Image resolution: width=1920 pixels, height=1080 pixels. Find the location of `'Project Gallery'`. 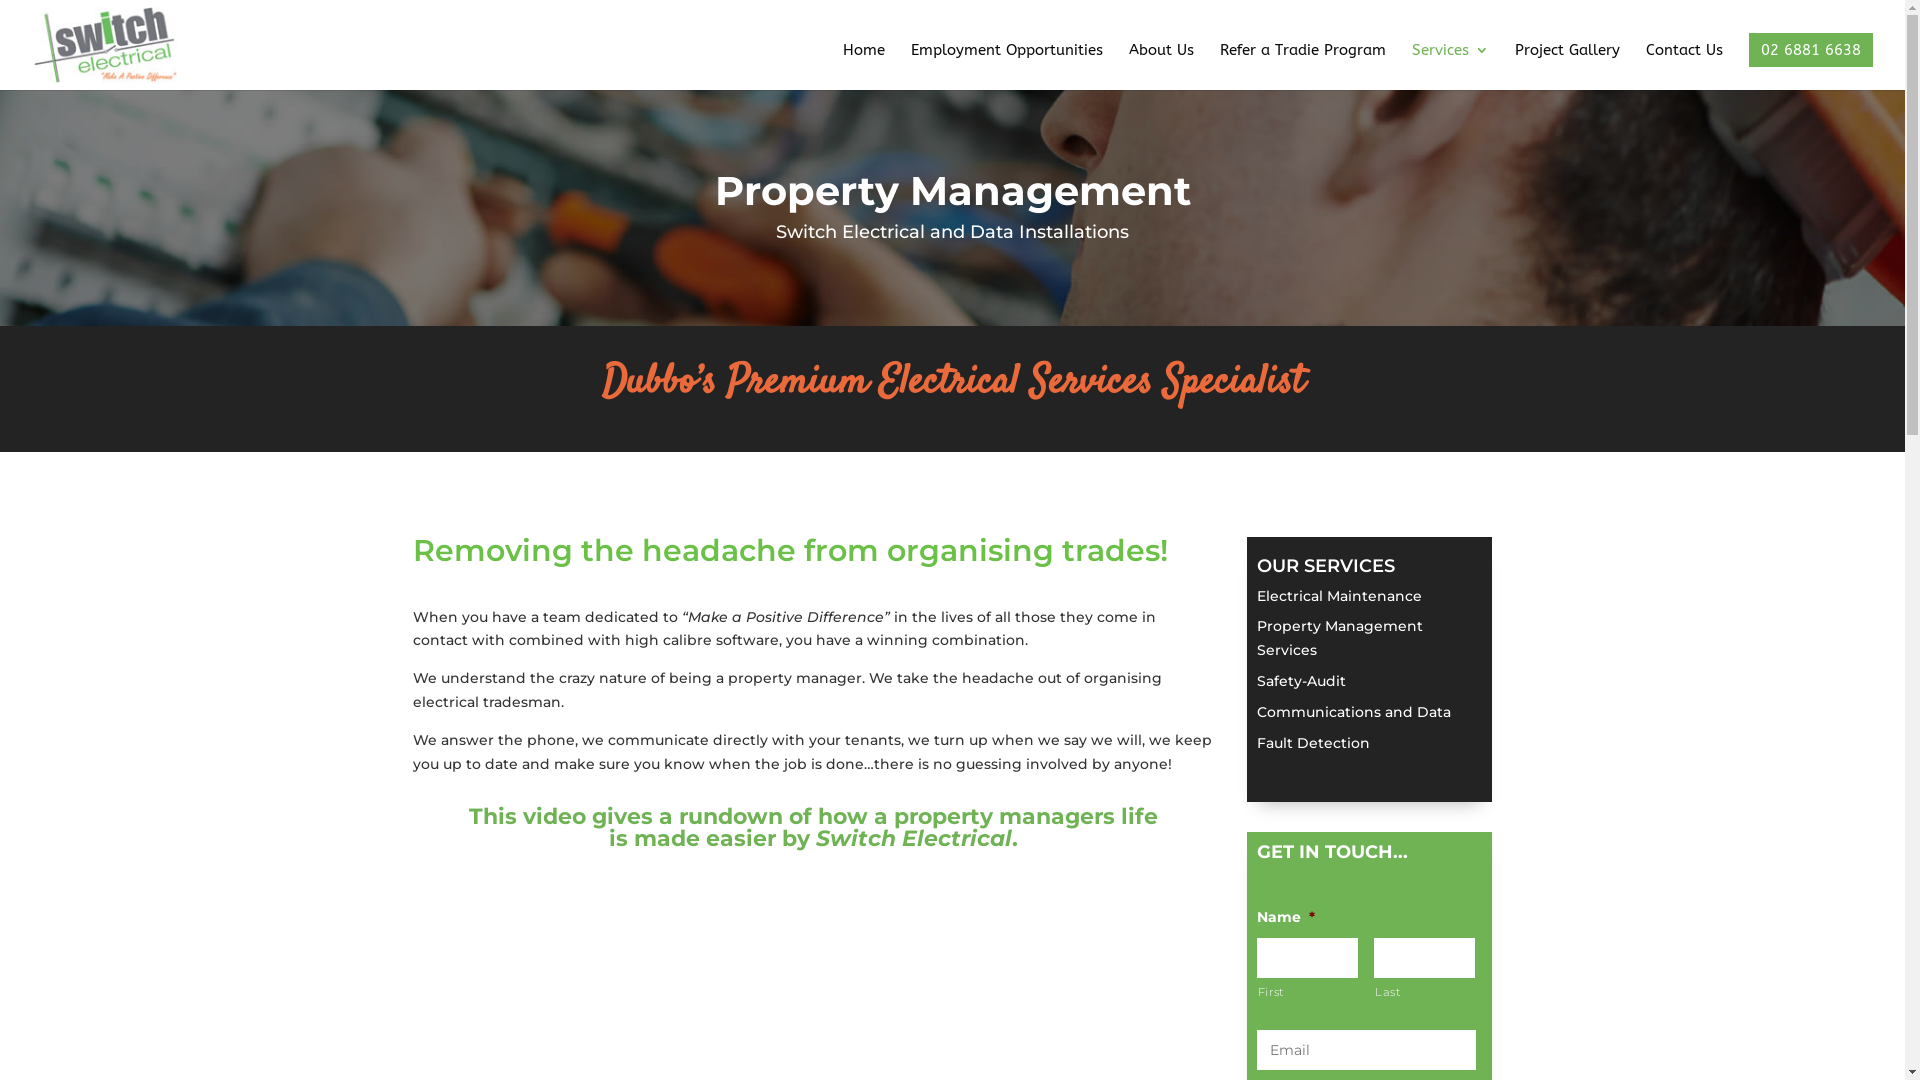

'Project Gallery' is located at coordinates (1566, 65).